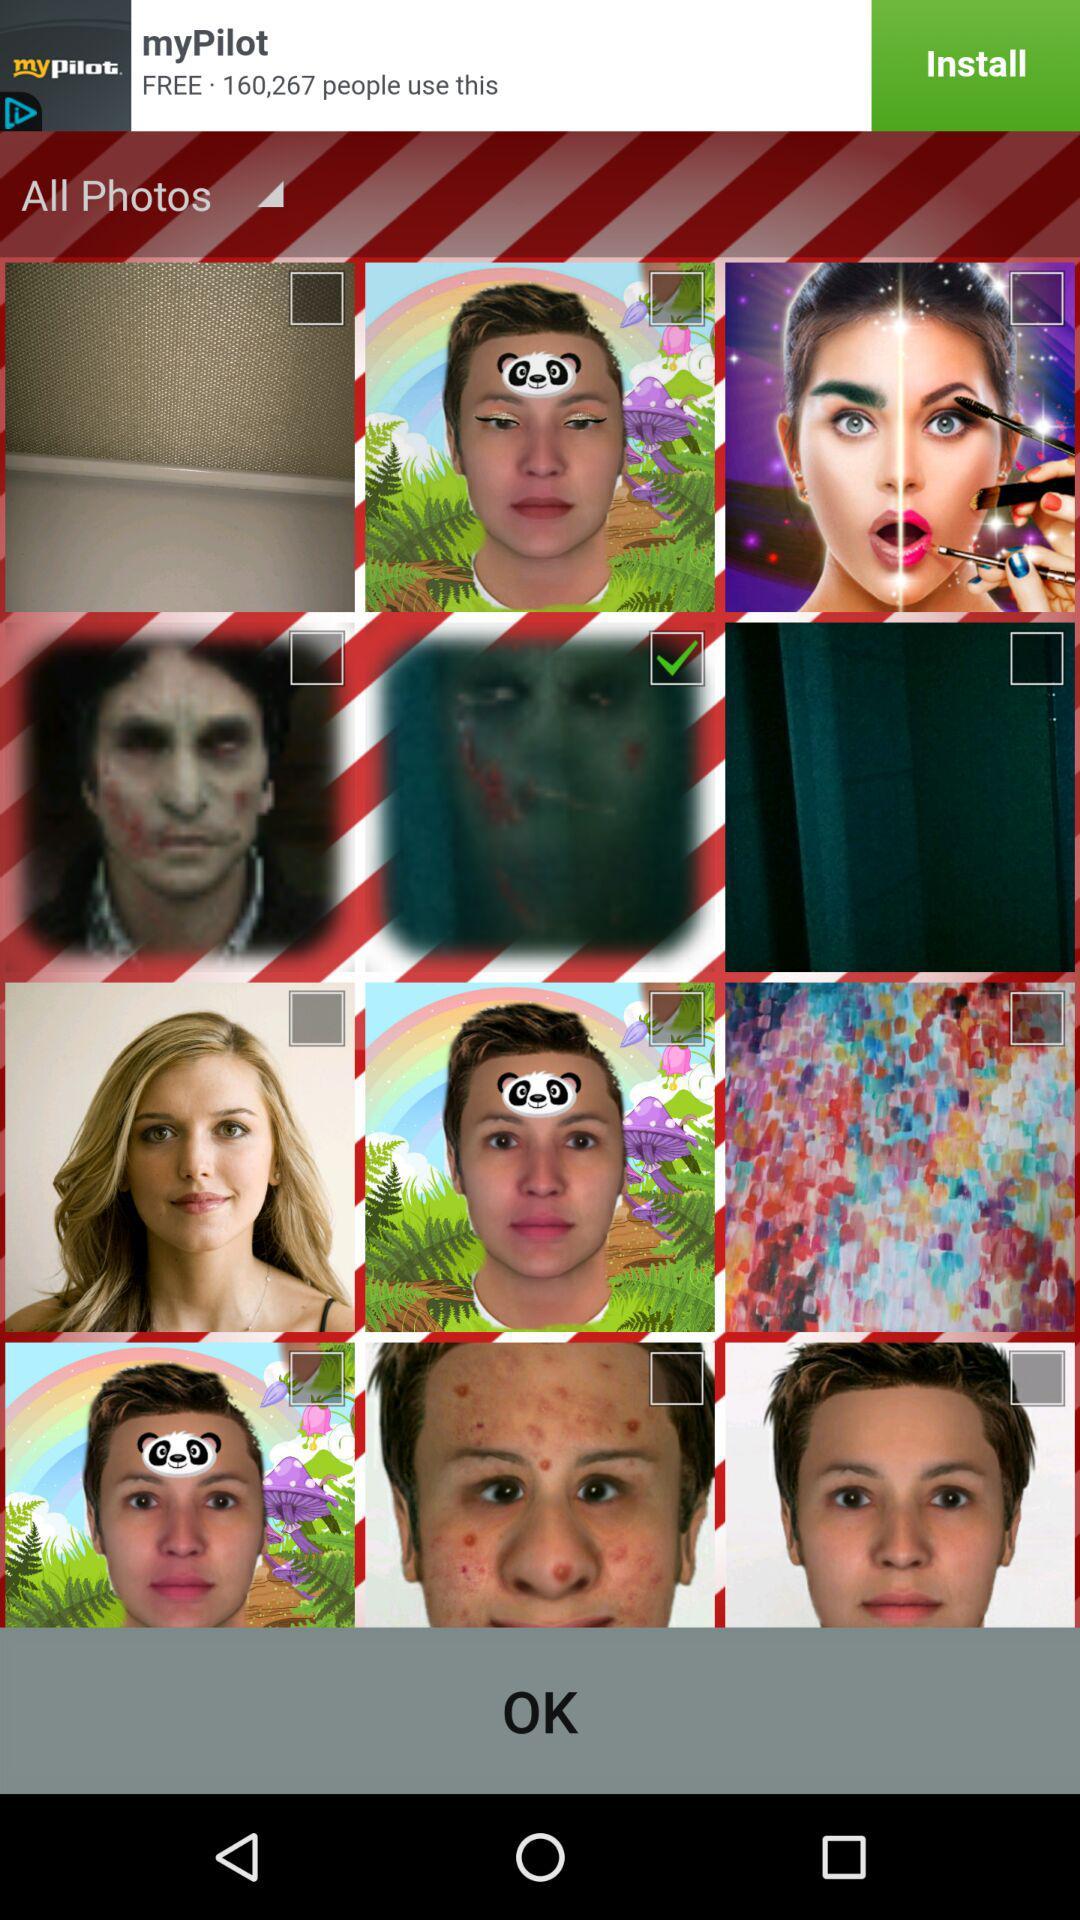  I want to click on the label icon, so click(880, 221).